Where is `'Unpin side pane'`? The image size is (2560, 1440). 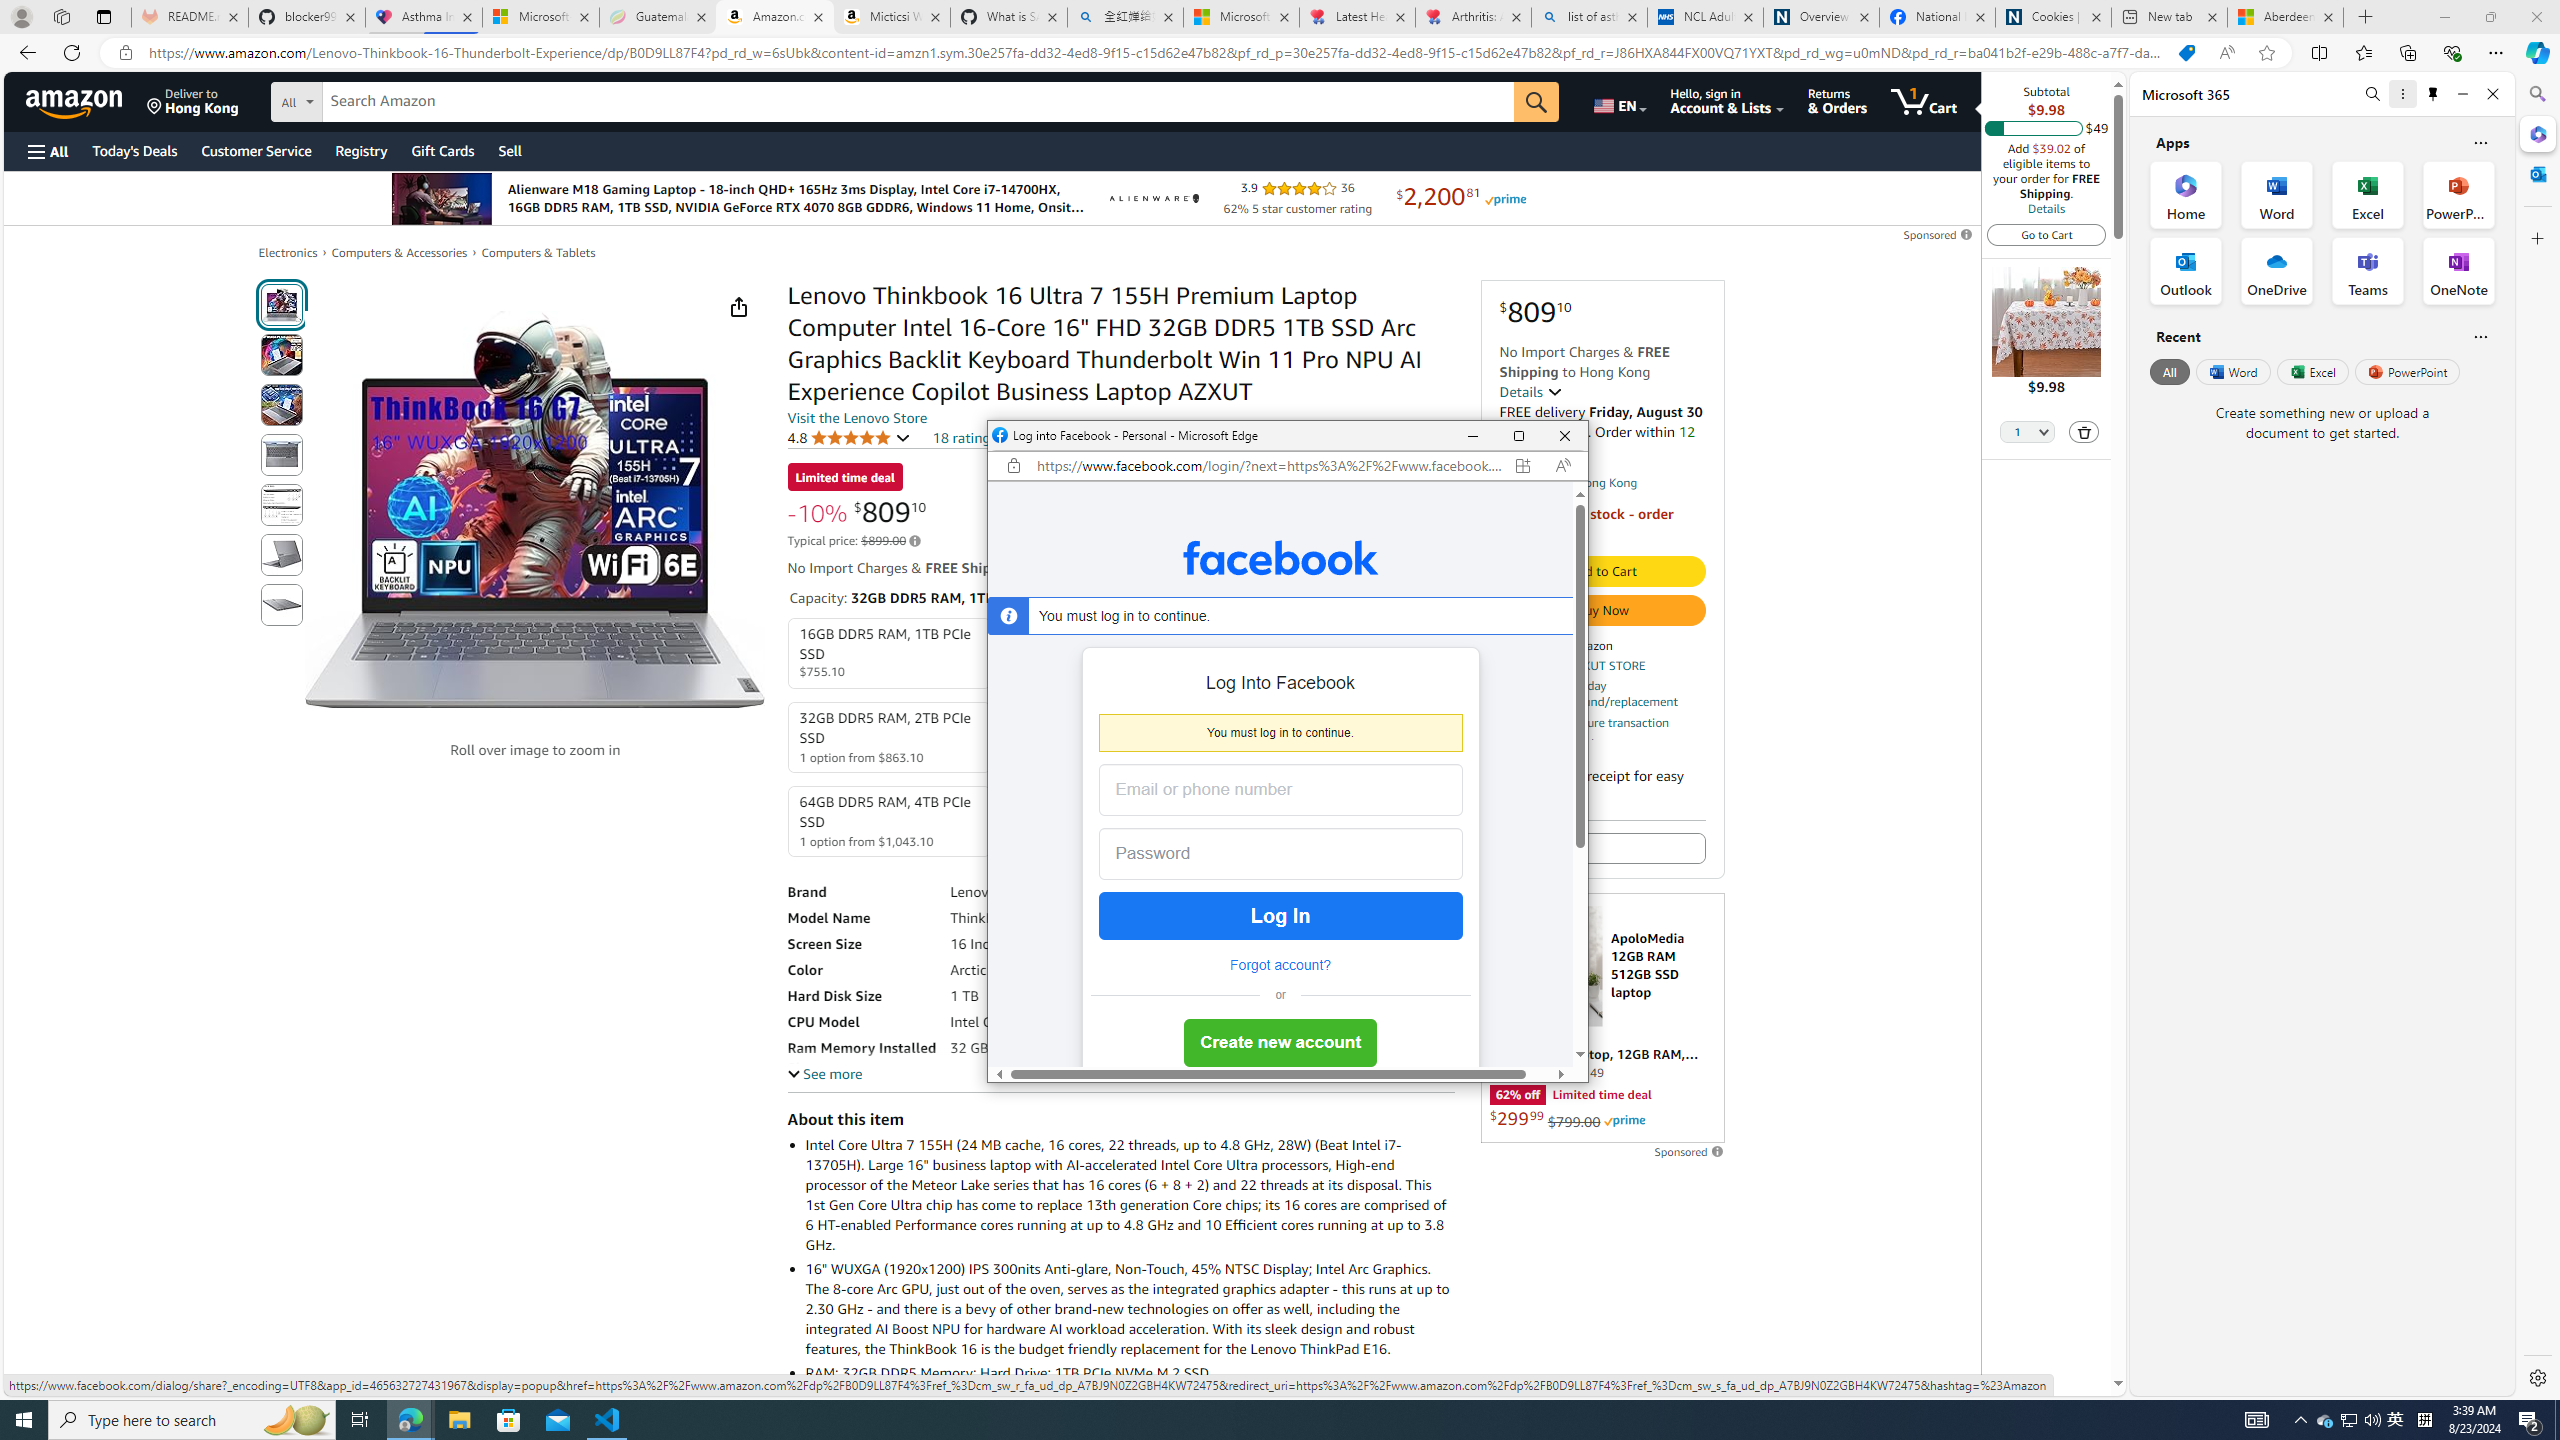 'Unpin side pane' is located at coordinates (2433, 93).